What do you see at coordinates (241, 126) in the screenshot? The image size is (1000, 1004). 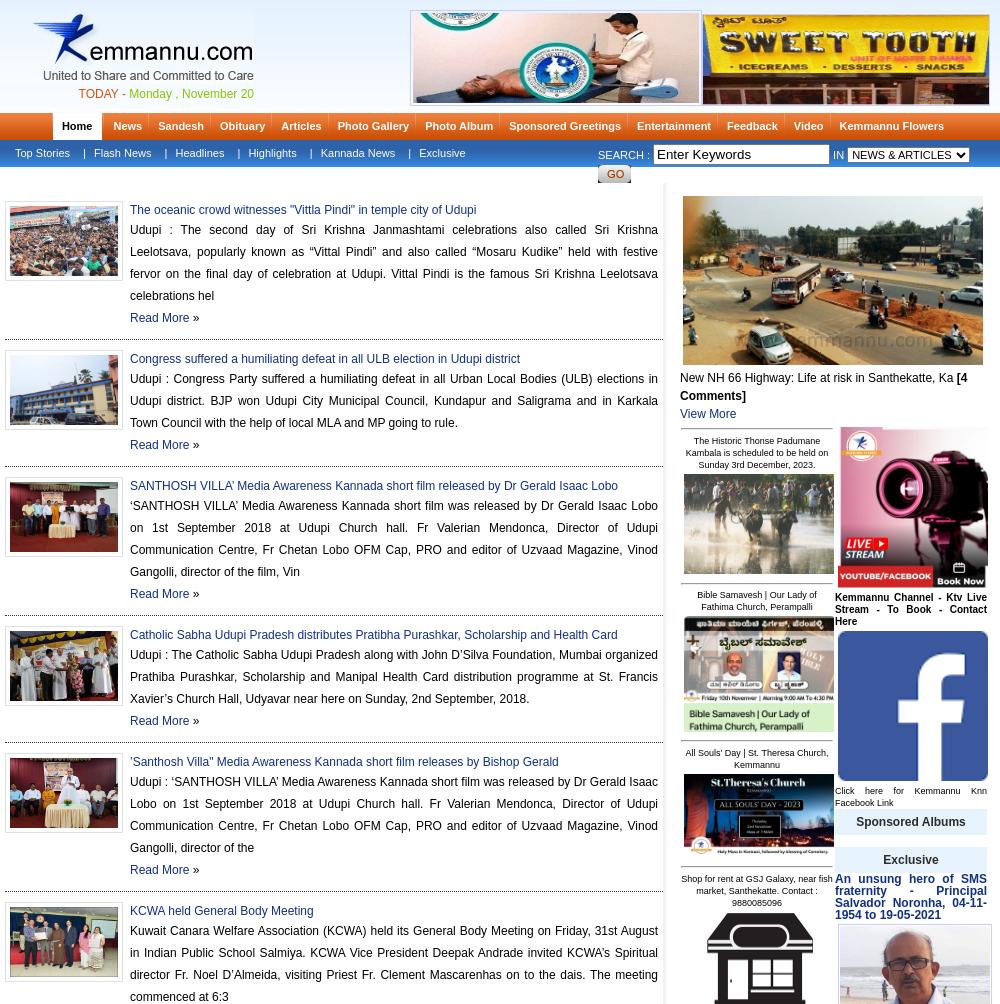 I see `'Obituary'` at bounding box center [241, 126].